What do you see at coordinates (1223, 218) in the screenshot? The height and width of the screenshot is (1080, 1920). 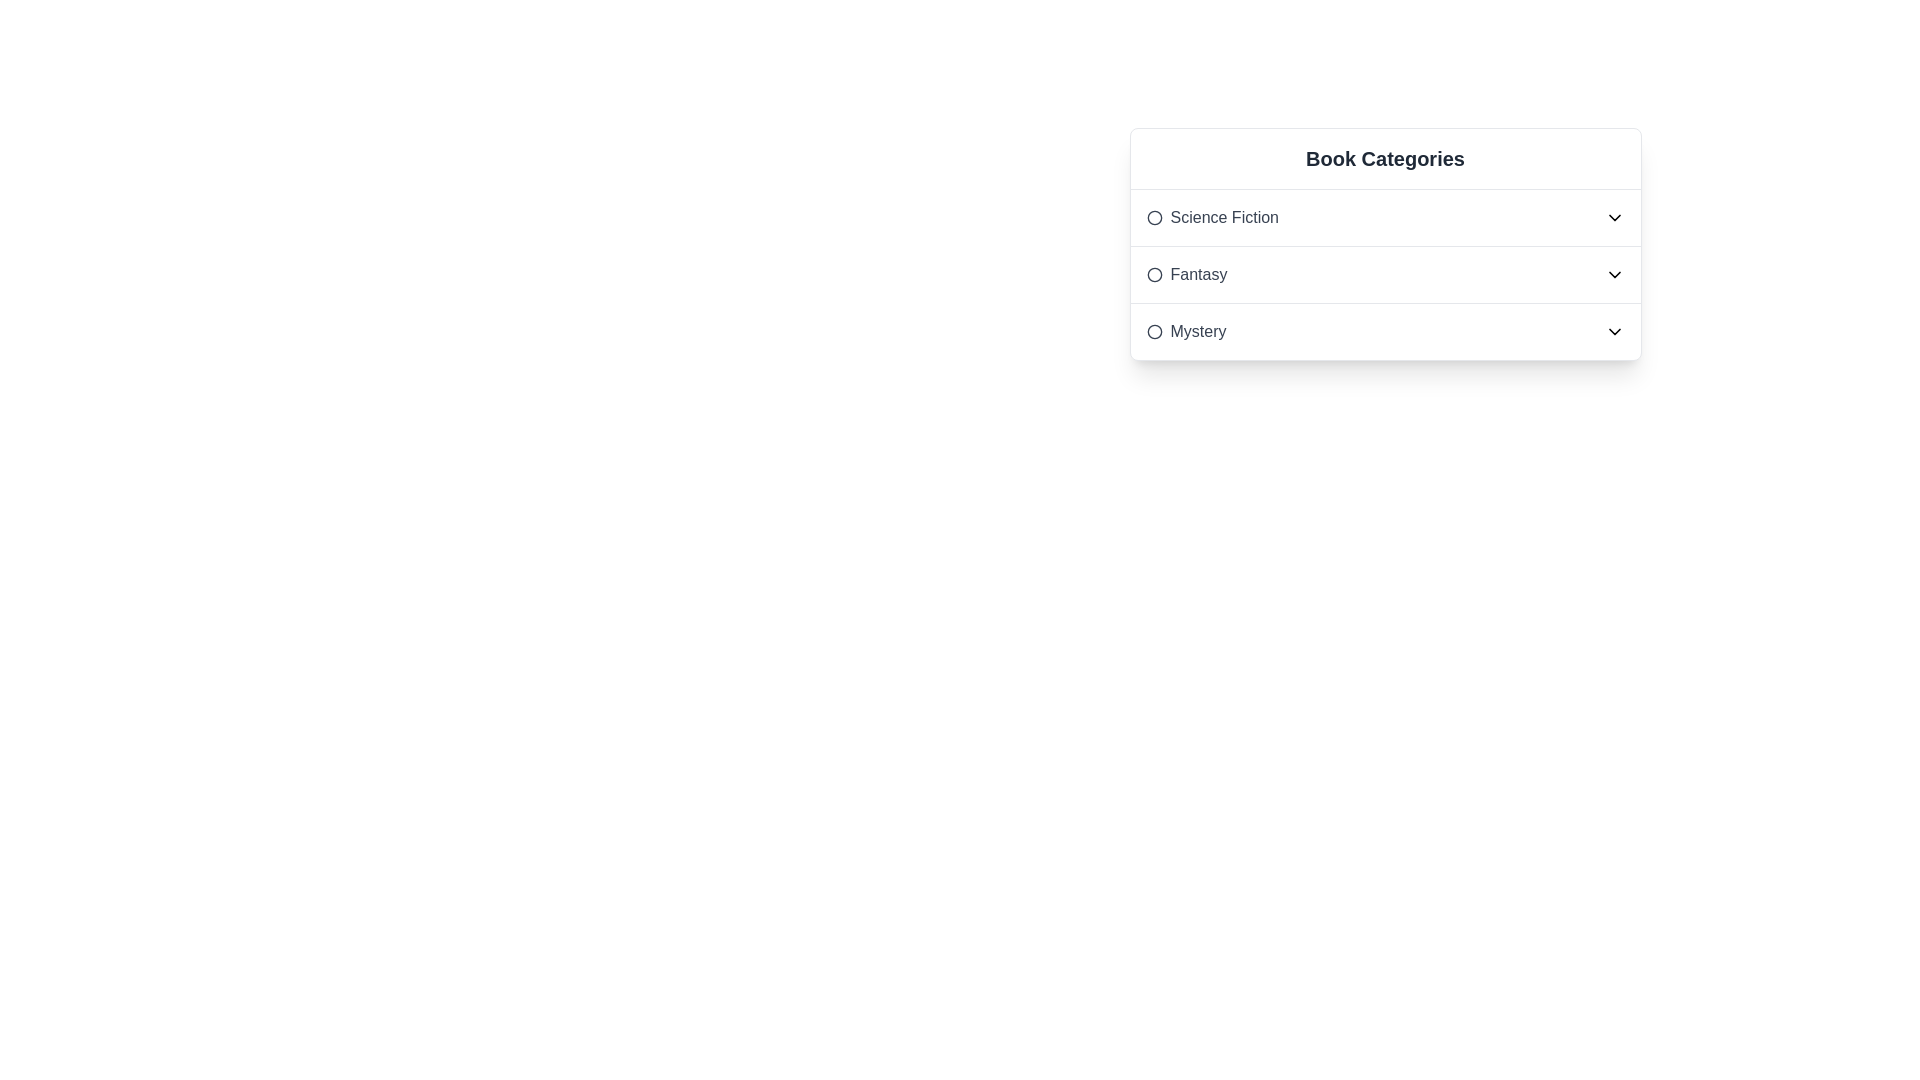 I see `the 'Science Fiction' label, which is styled in gray and positioned next to an unselected circular radio button within the 'Book Categories' list` at bounding box center [1223, 218].